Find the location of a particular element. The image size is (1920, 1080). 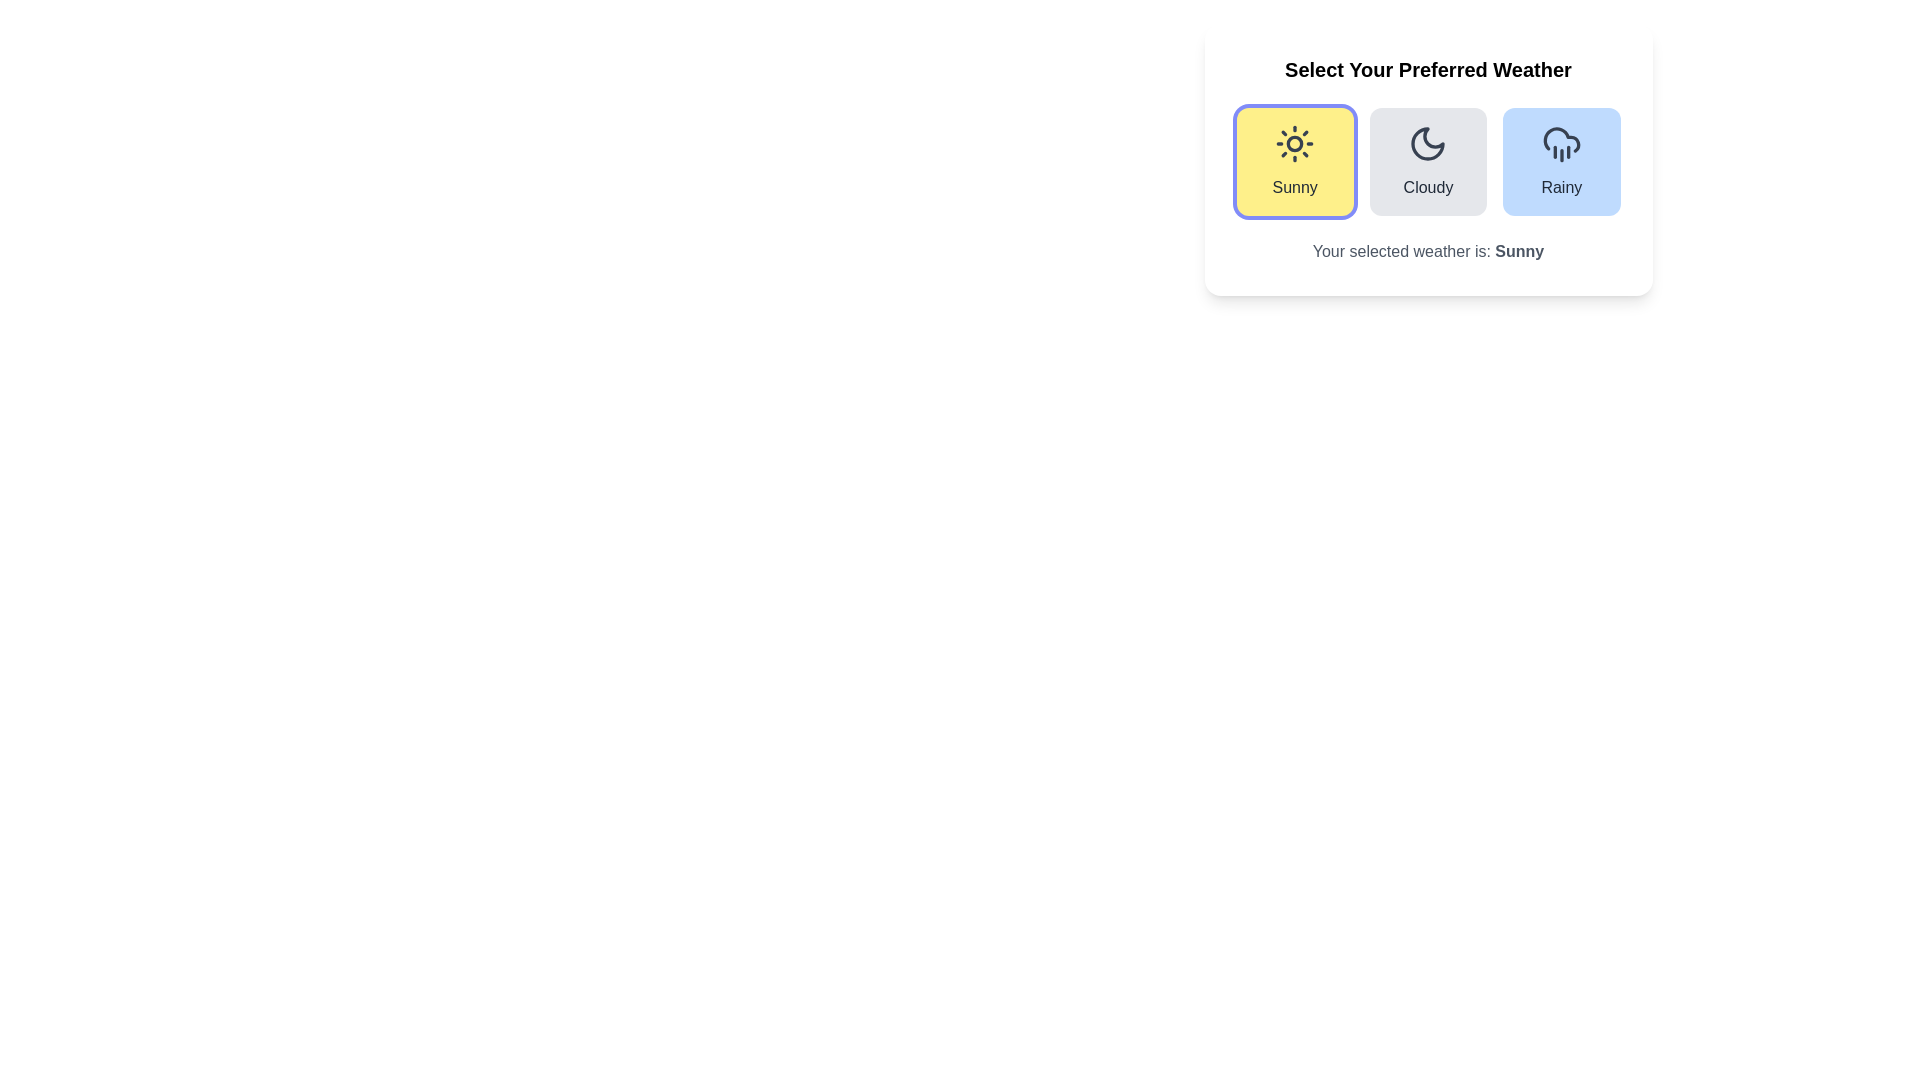

the 'Cloudy' option card, which is the middle card in the weather options is located at coordinates (1427, 158).